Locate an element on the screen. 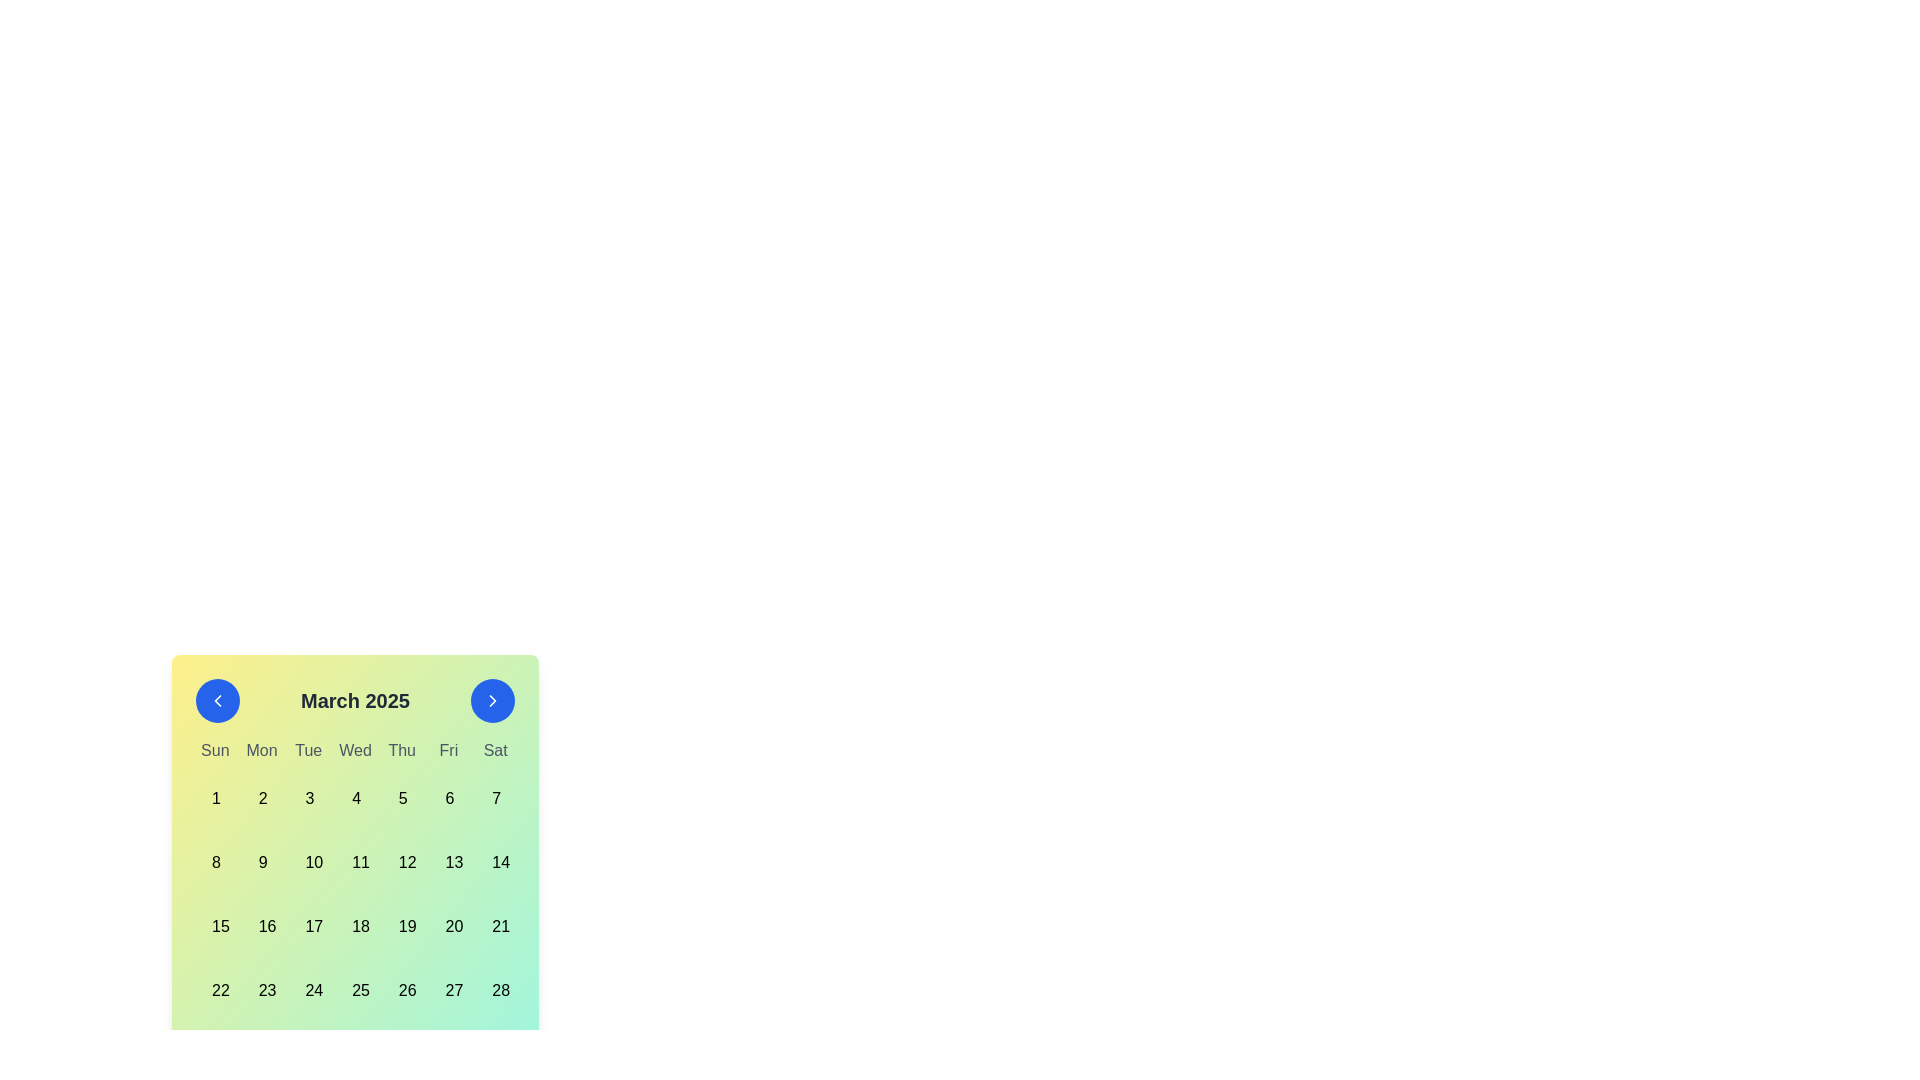 This screenshot has width=1920, height=1080. the Calendar day cell button displaying the number '3' in the first row and third column of the calendar is located at coordinates (307, 797).